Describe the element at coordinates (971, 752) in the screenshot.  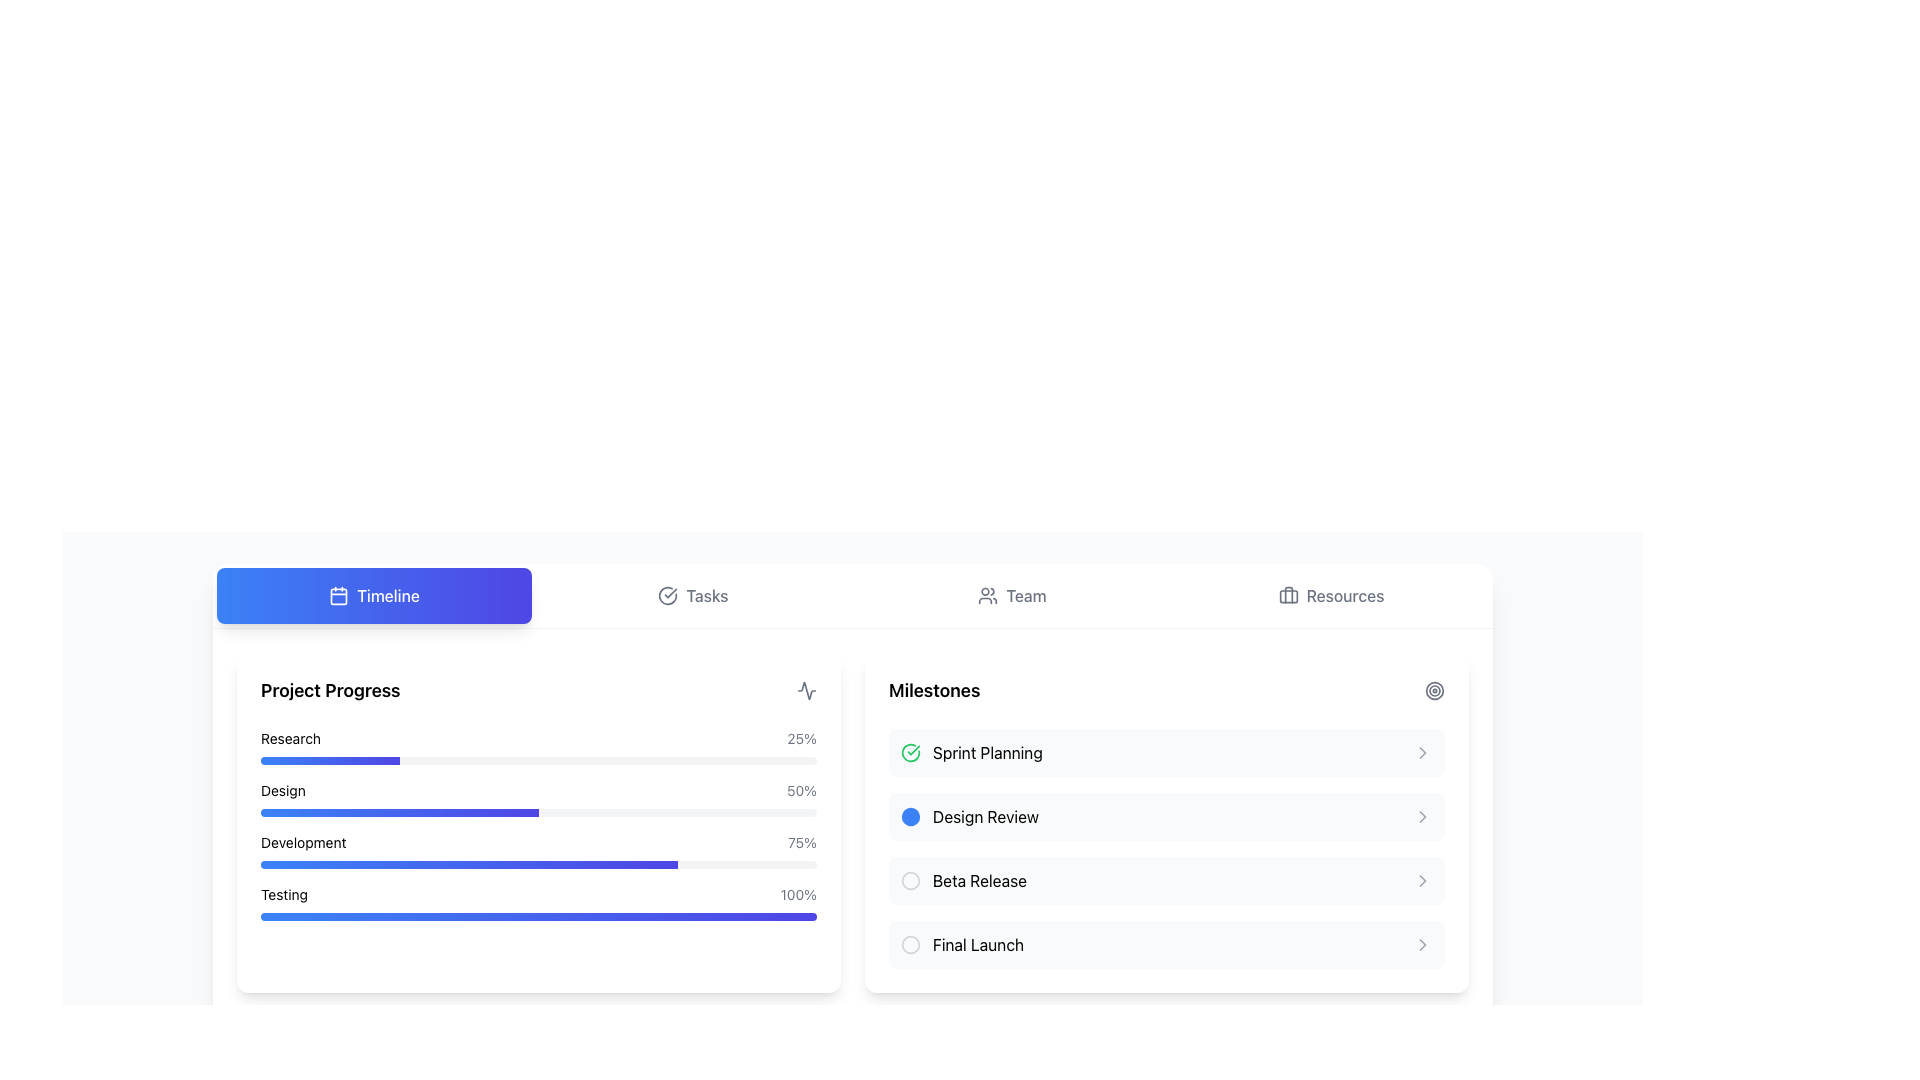
I see `the 'Sprint Planning' milestone text, which is represented by a green circular checkmark icon followed by the text in bold, black font, located in the first item under the 'Milestones' header` at that location.